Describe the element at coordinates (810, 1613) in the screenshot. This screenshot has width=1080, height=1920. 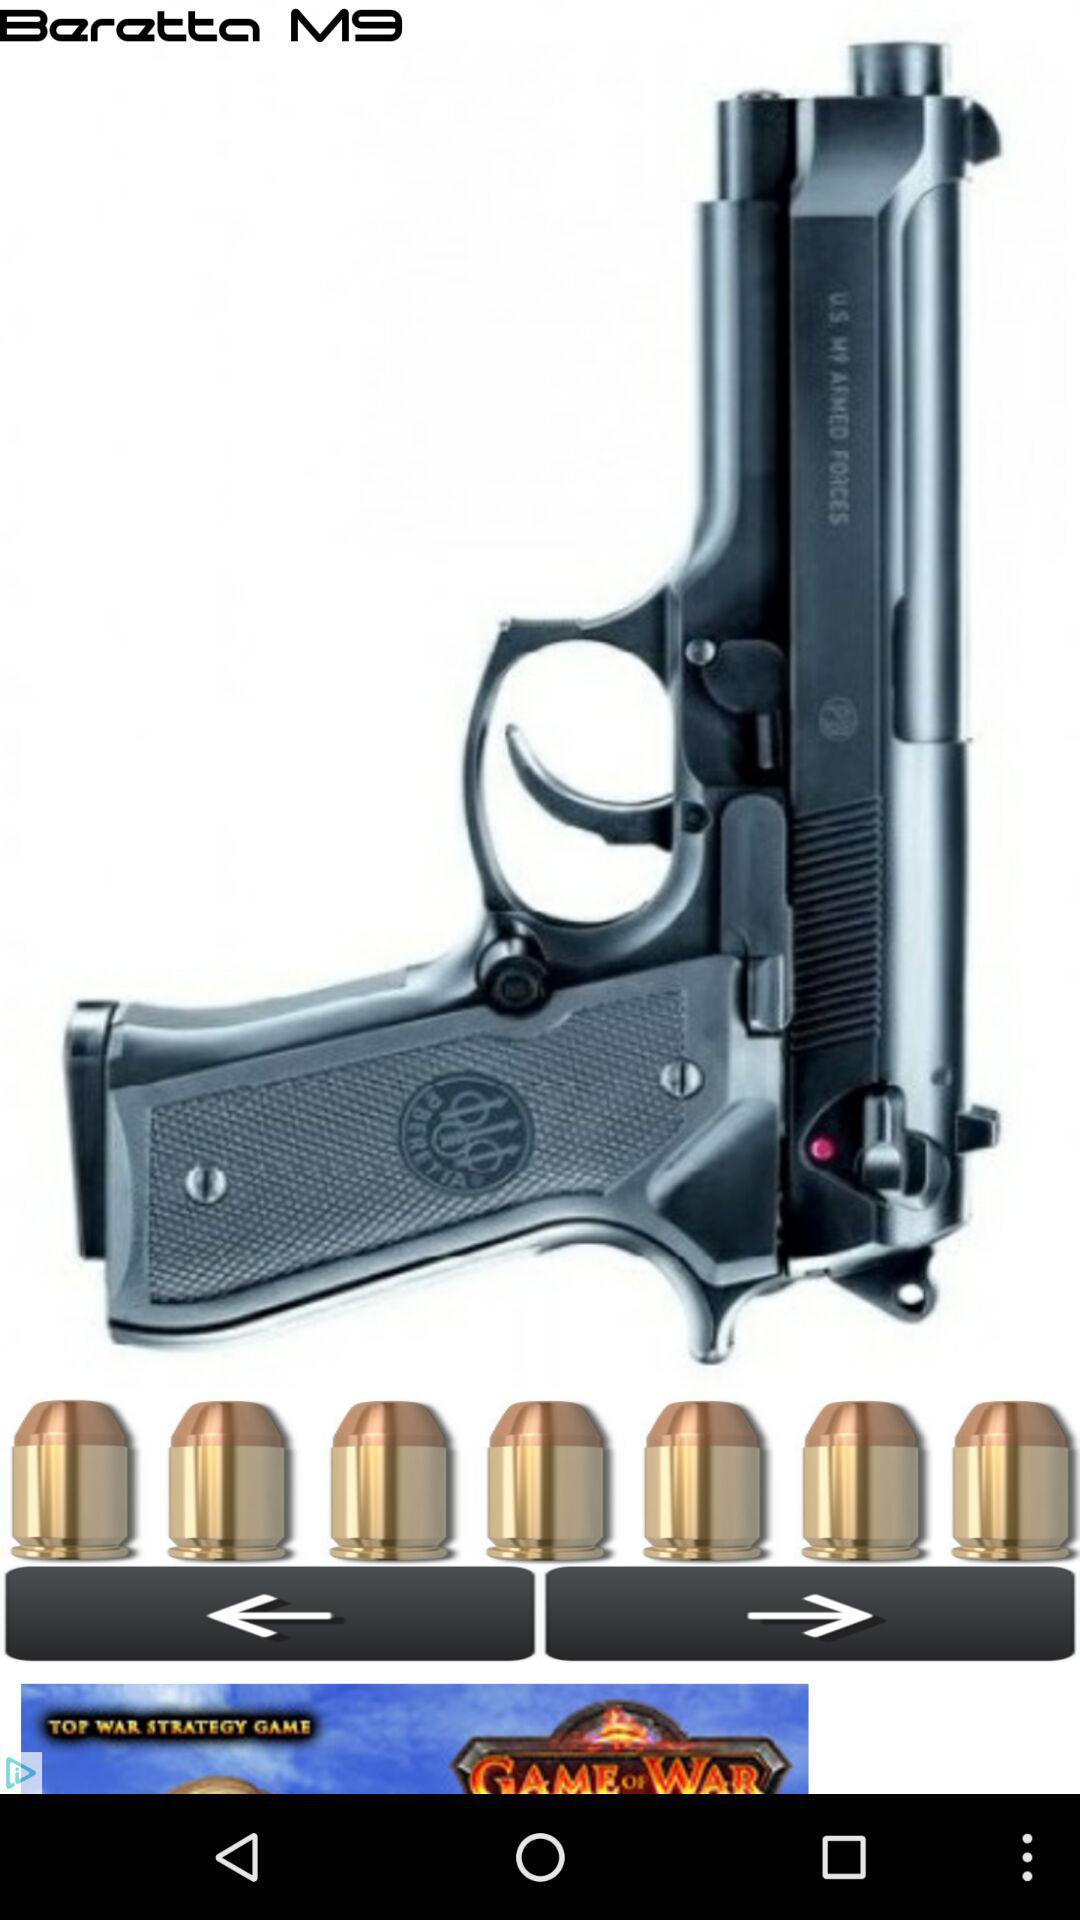
I see `next` at that location.